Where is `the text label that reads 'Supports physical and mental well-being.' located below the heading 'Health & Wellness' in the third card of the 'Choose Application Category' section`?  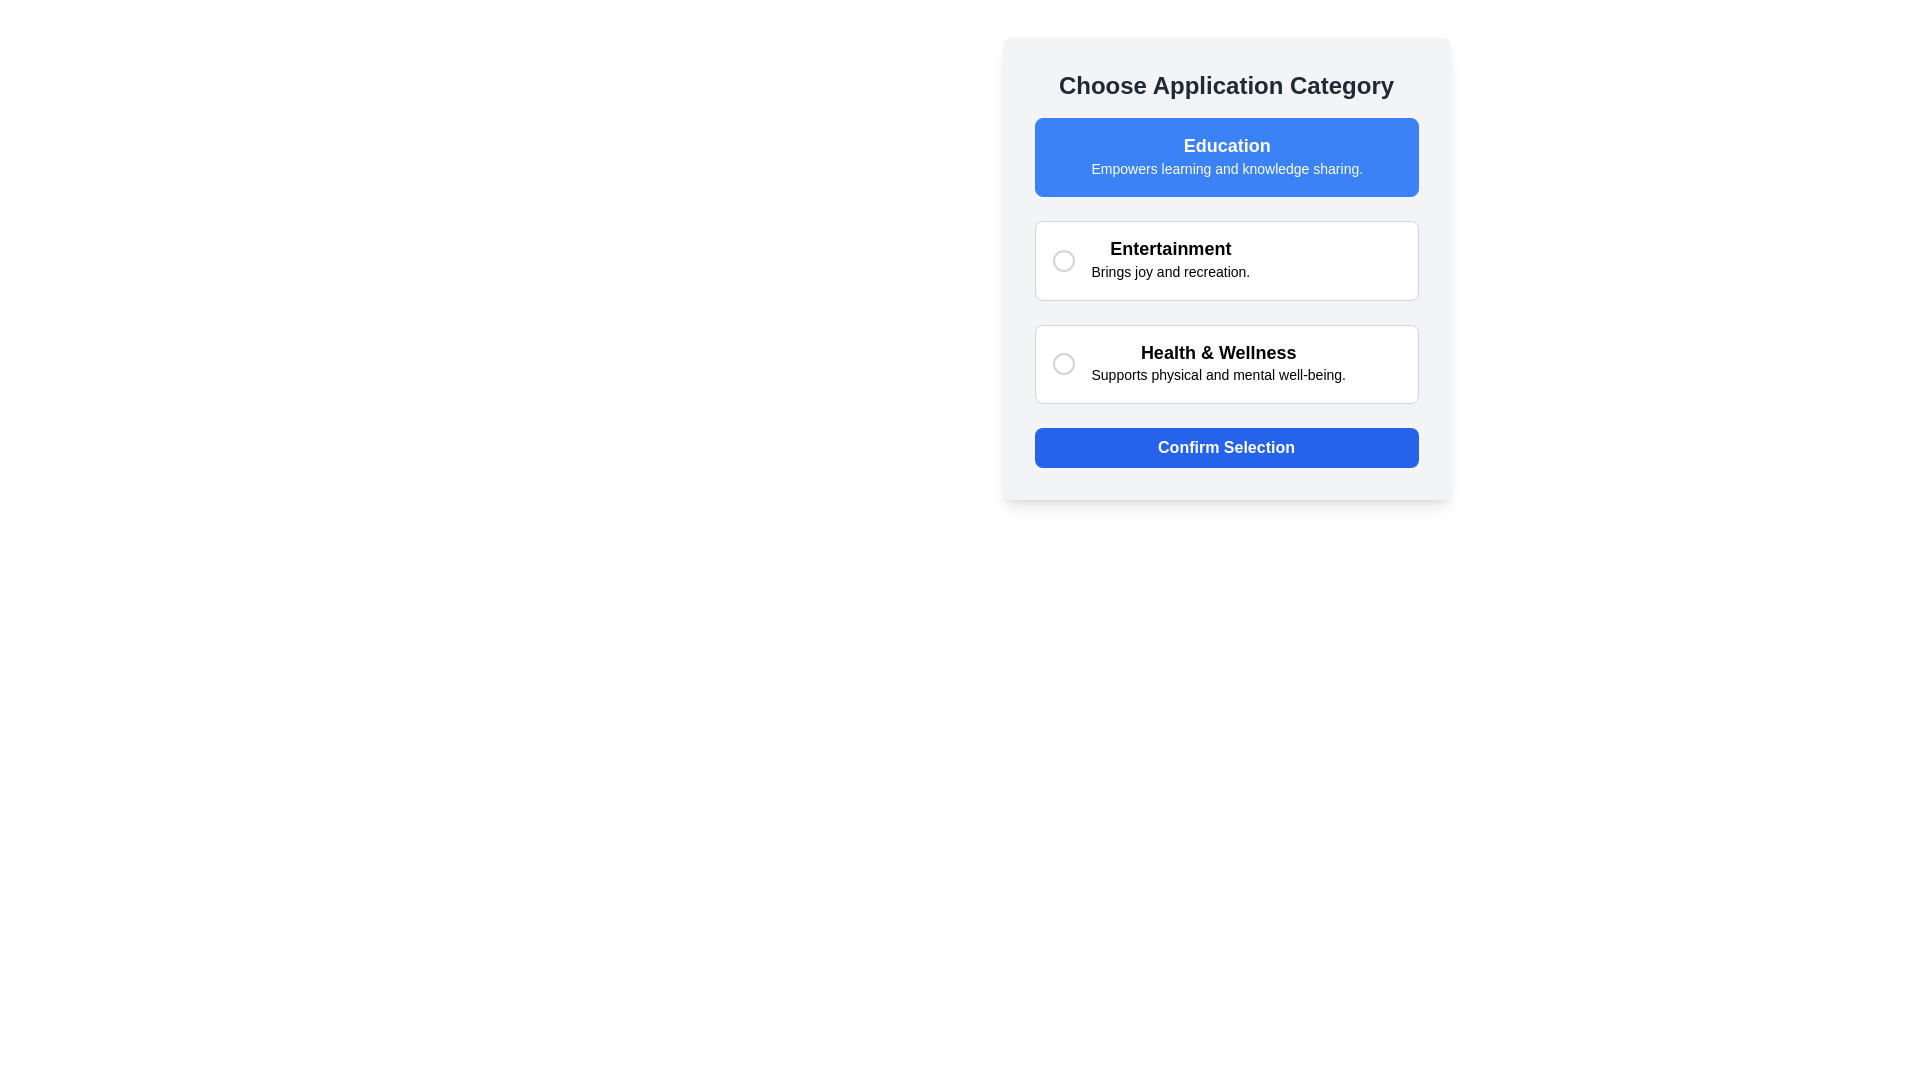 the text label that reads 'Supports physical and mental well-being.' located below the heading 'Health & Wellness' in the third card of the 'Choose Application Category' section is located at coordinates (1217, 375).